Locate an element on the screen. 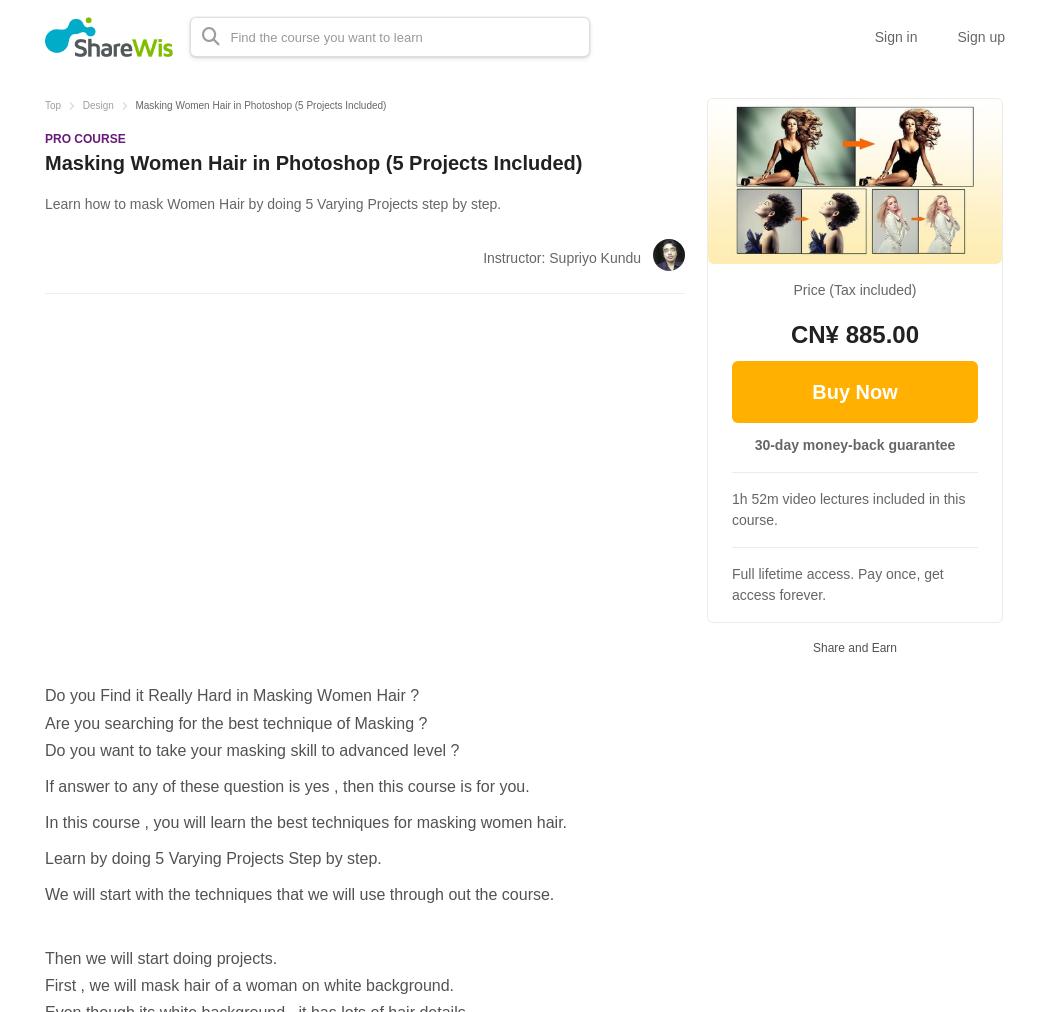 This screenshot has height=1012, width=1050. '30-day money-back guarantee' is located at coordinates (854, 444).